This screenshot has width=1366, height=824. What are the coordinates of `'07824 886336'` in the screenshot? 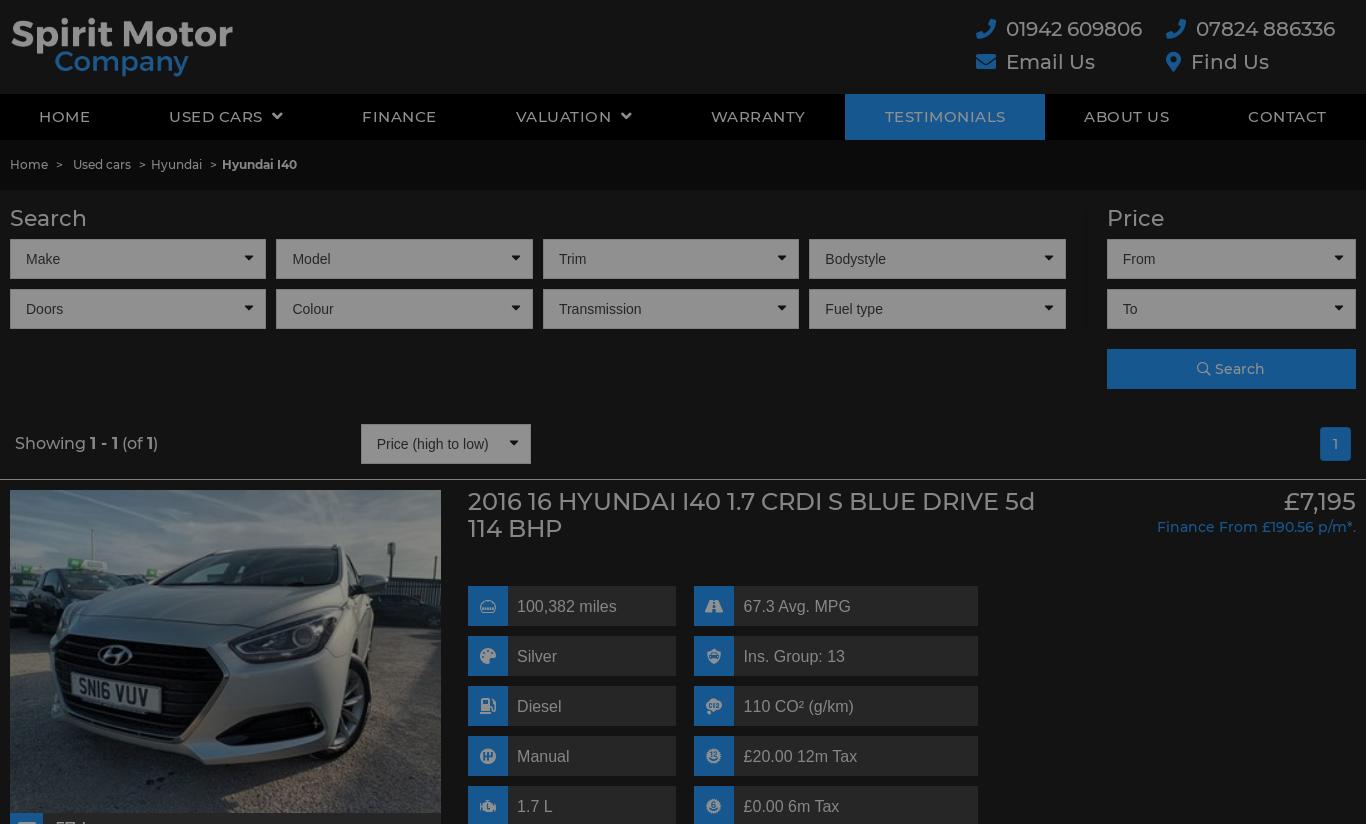 It's located at (1264, 27).